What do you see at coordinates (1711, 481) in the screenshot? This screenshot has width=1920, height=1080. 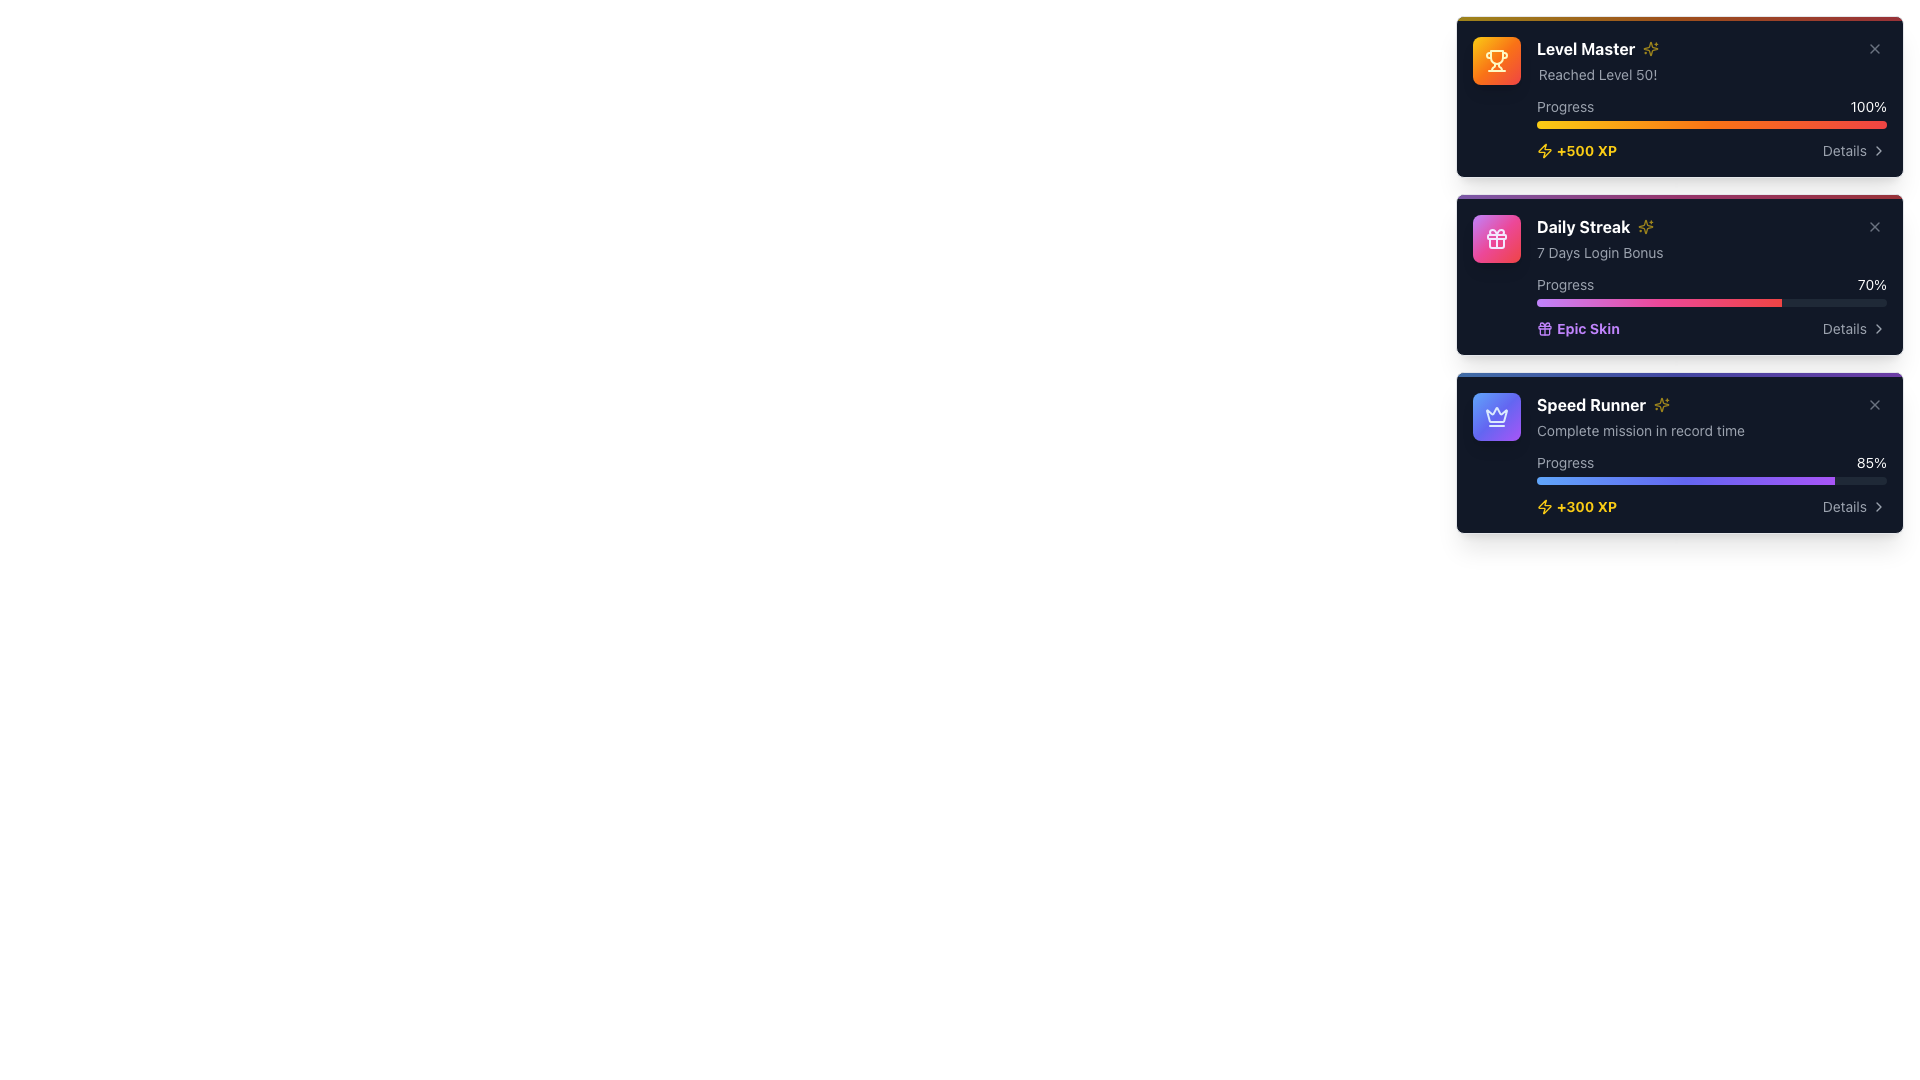 I see `the progress bar located at the bottom of the 'Speed Runner' card, which indicates 85% completion` at bounding box center [1711, 481].